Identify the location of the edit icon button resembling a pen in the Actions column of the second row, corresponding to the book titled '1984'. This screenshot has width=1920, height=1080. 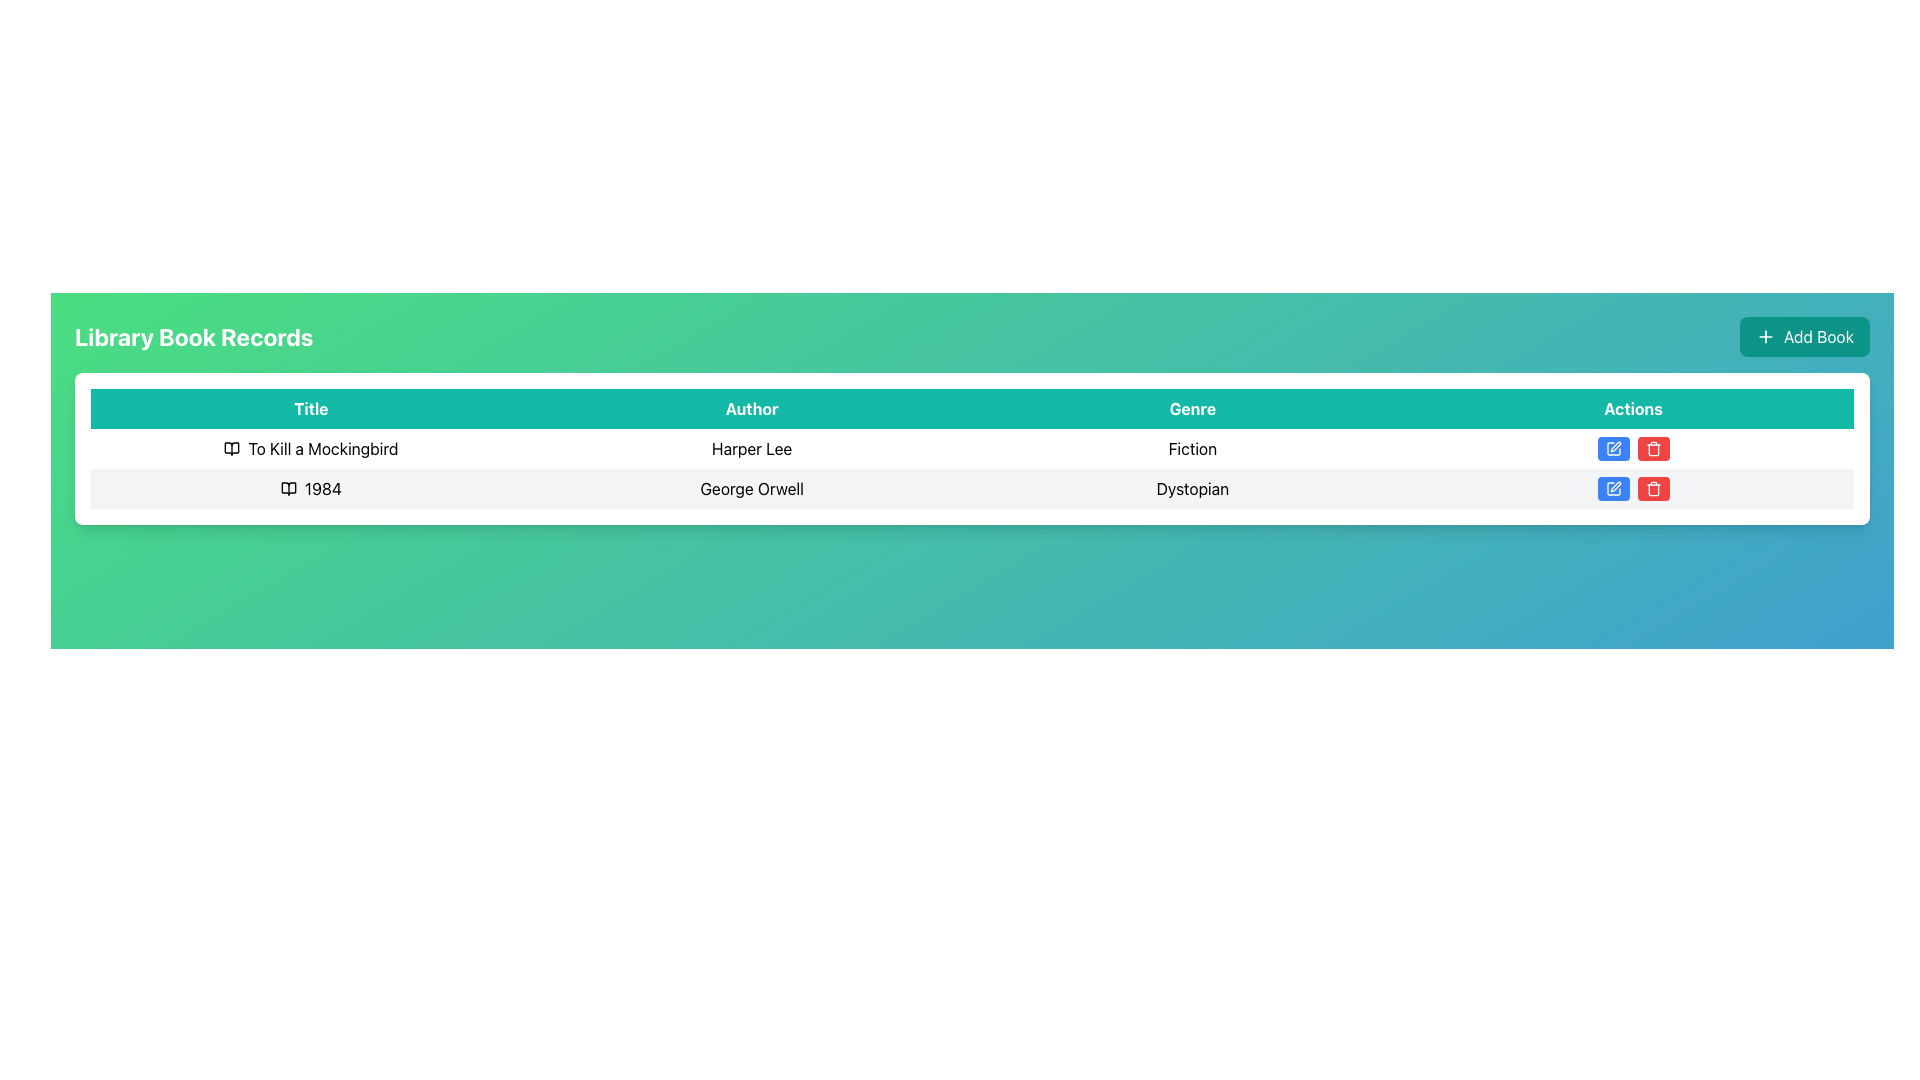
(1615, 446).